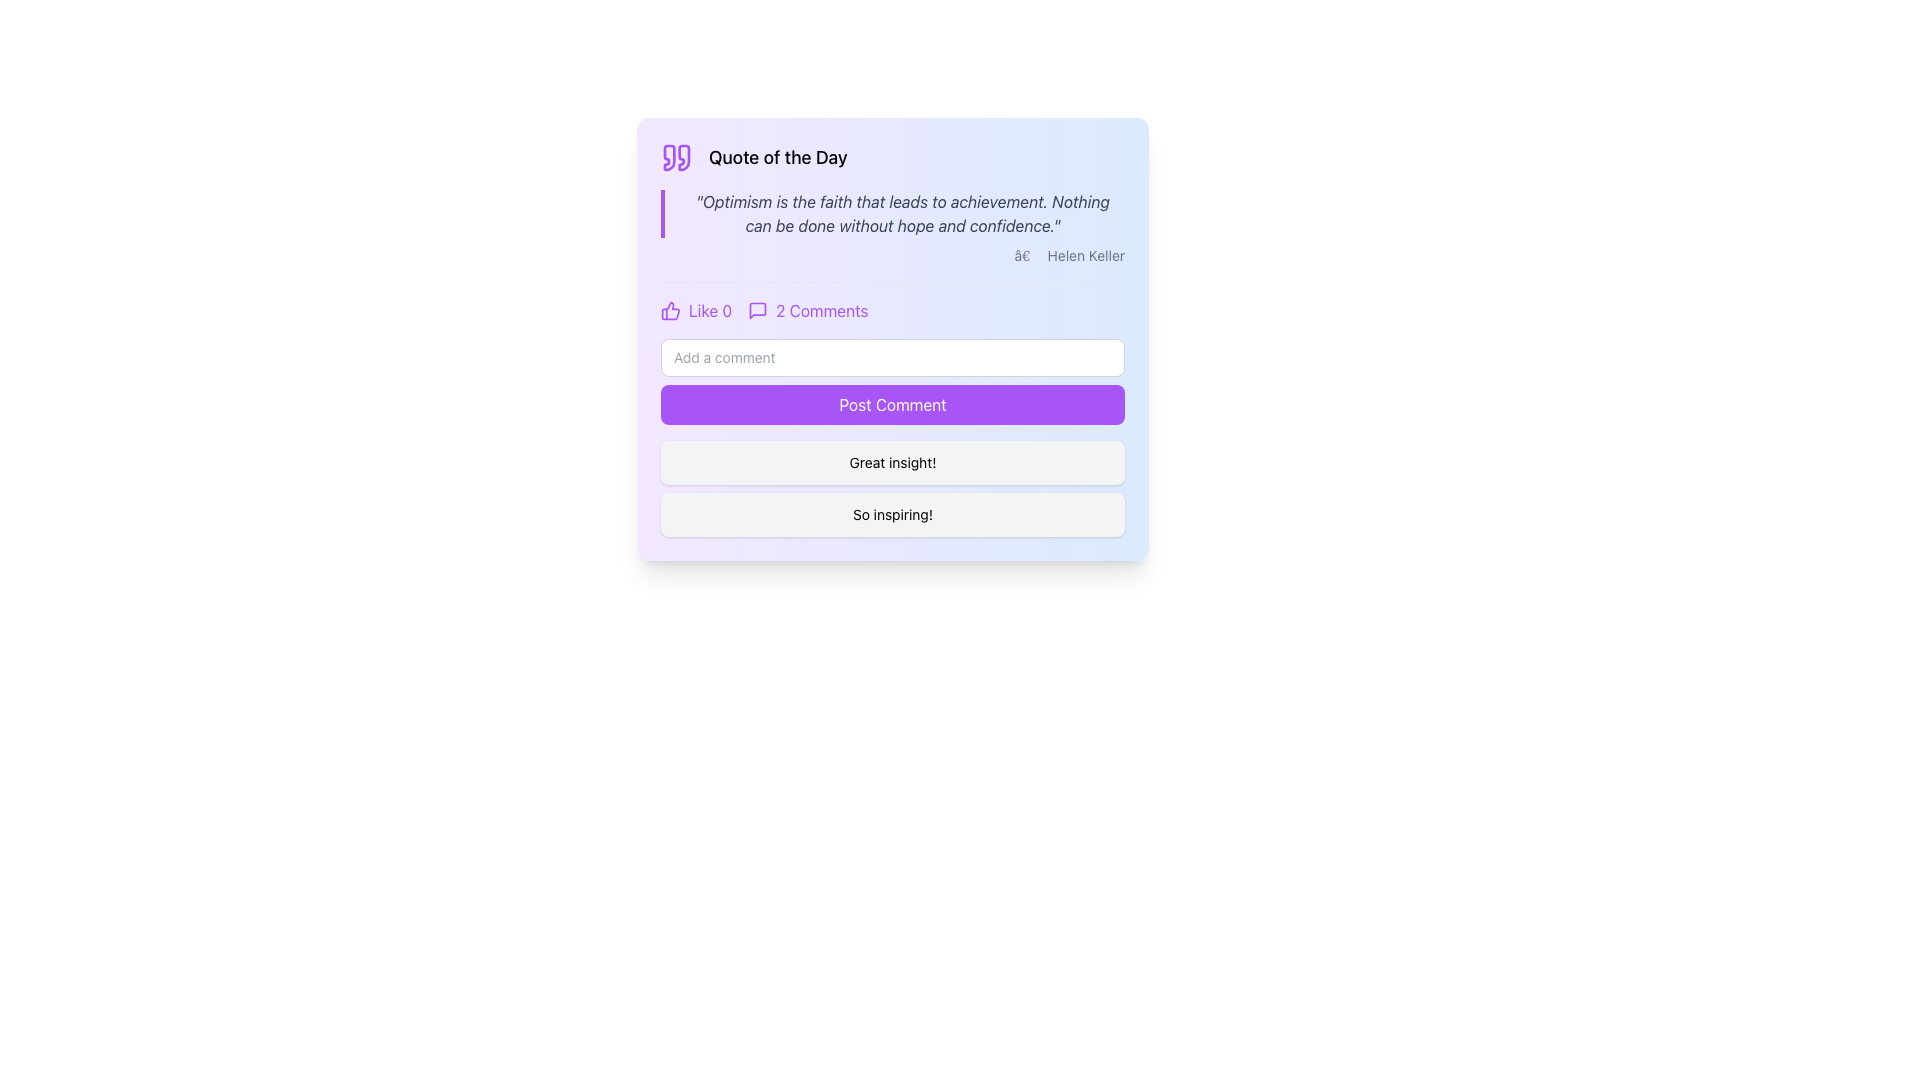  Describe the element at coordinates (808, 311) in the screenshot. I see `the Button with text and icon, which is located to the right of the 'Like 0' element under the Quote of the Day` at that location.